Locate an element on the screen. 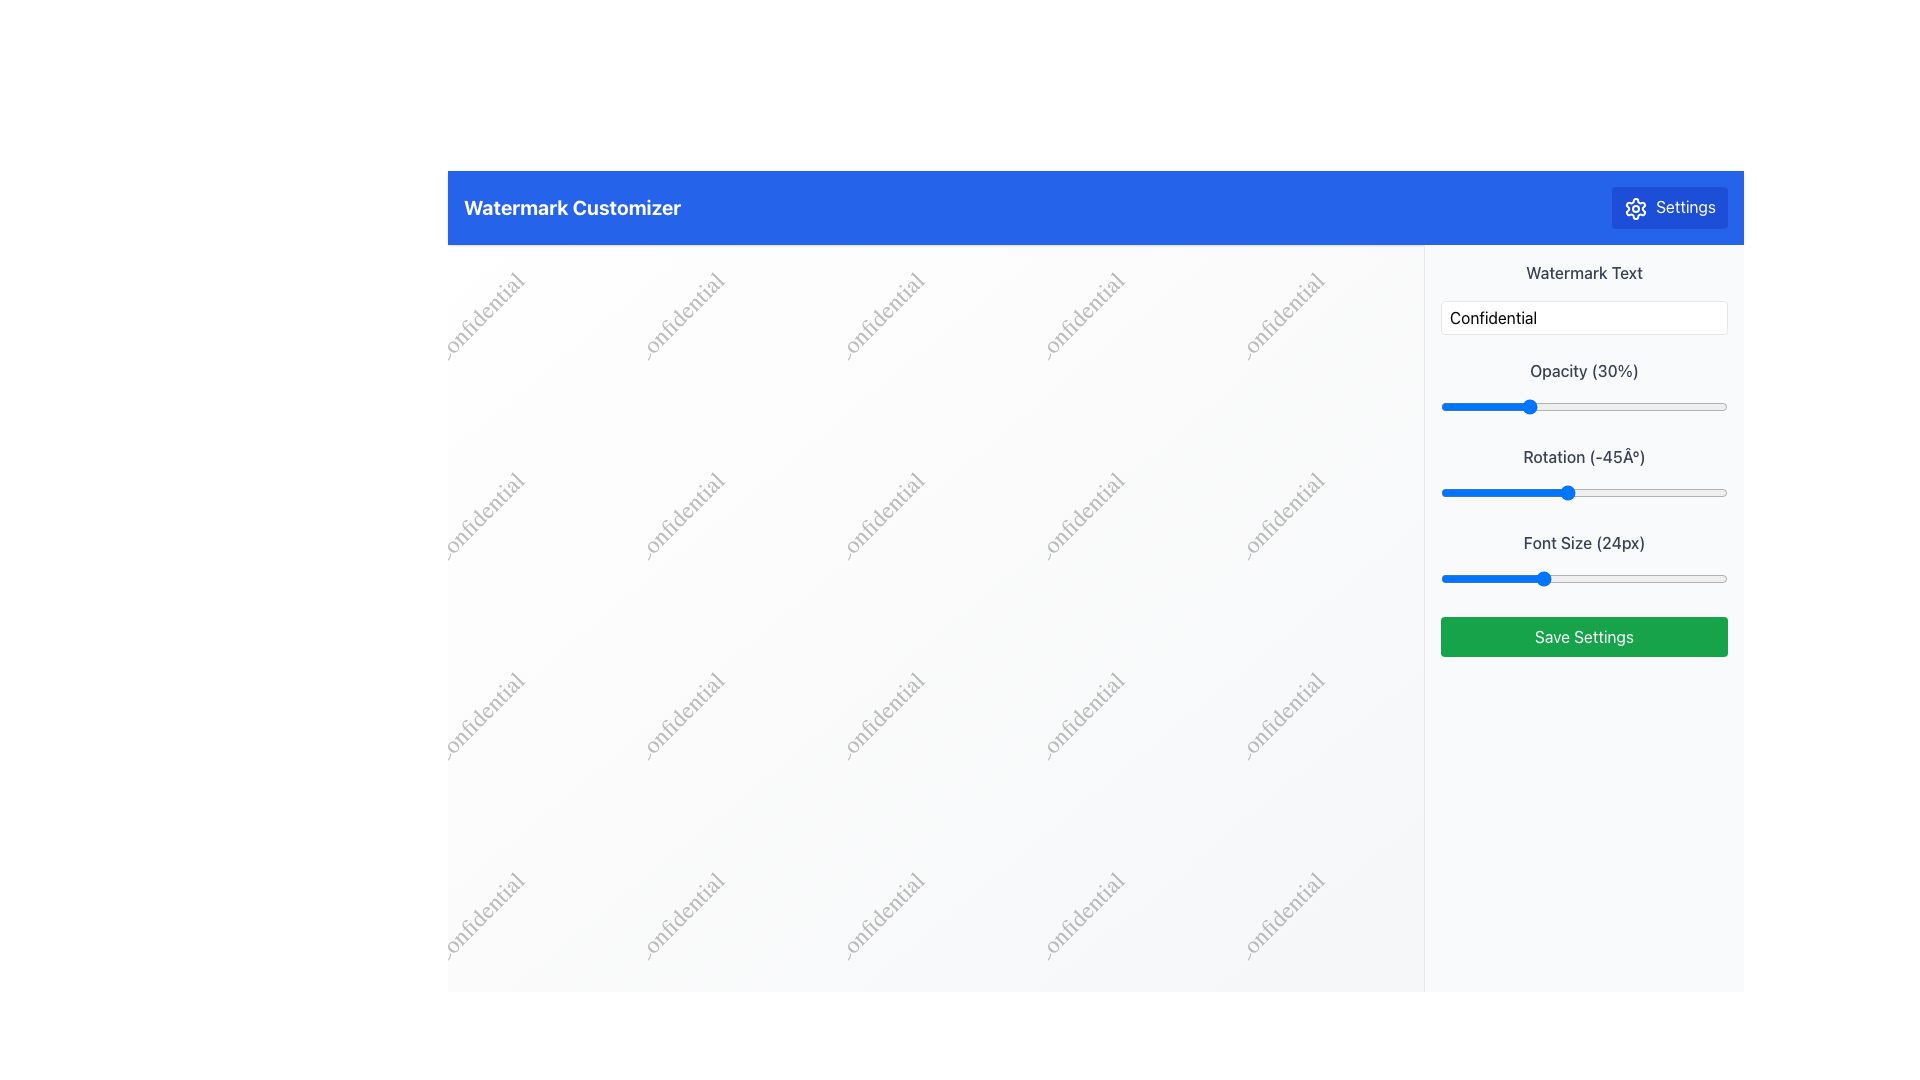 This screenshot has height=1080, width=1920. the text label reading 'Font Size (24px)' in the right panel, located below the 'Rotation' slider is located at coordinates (1583, 542).